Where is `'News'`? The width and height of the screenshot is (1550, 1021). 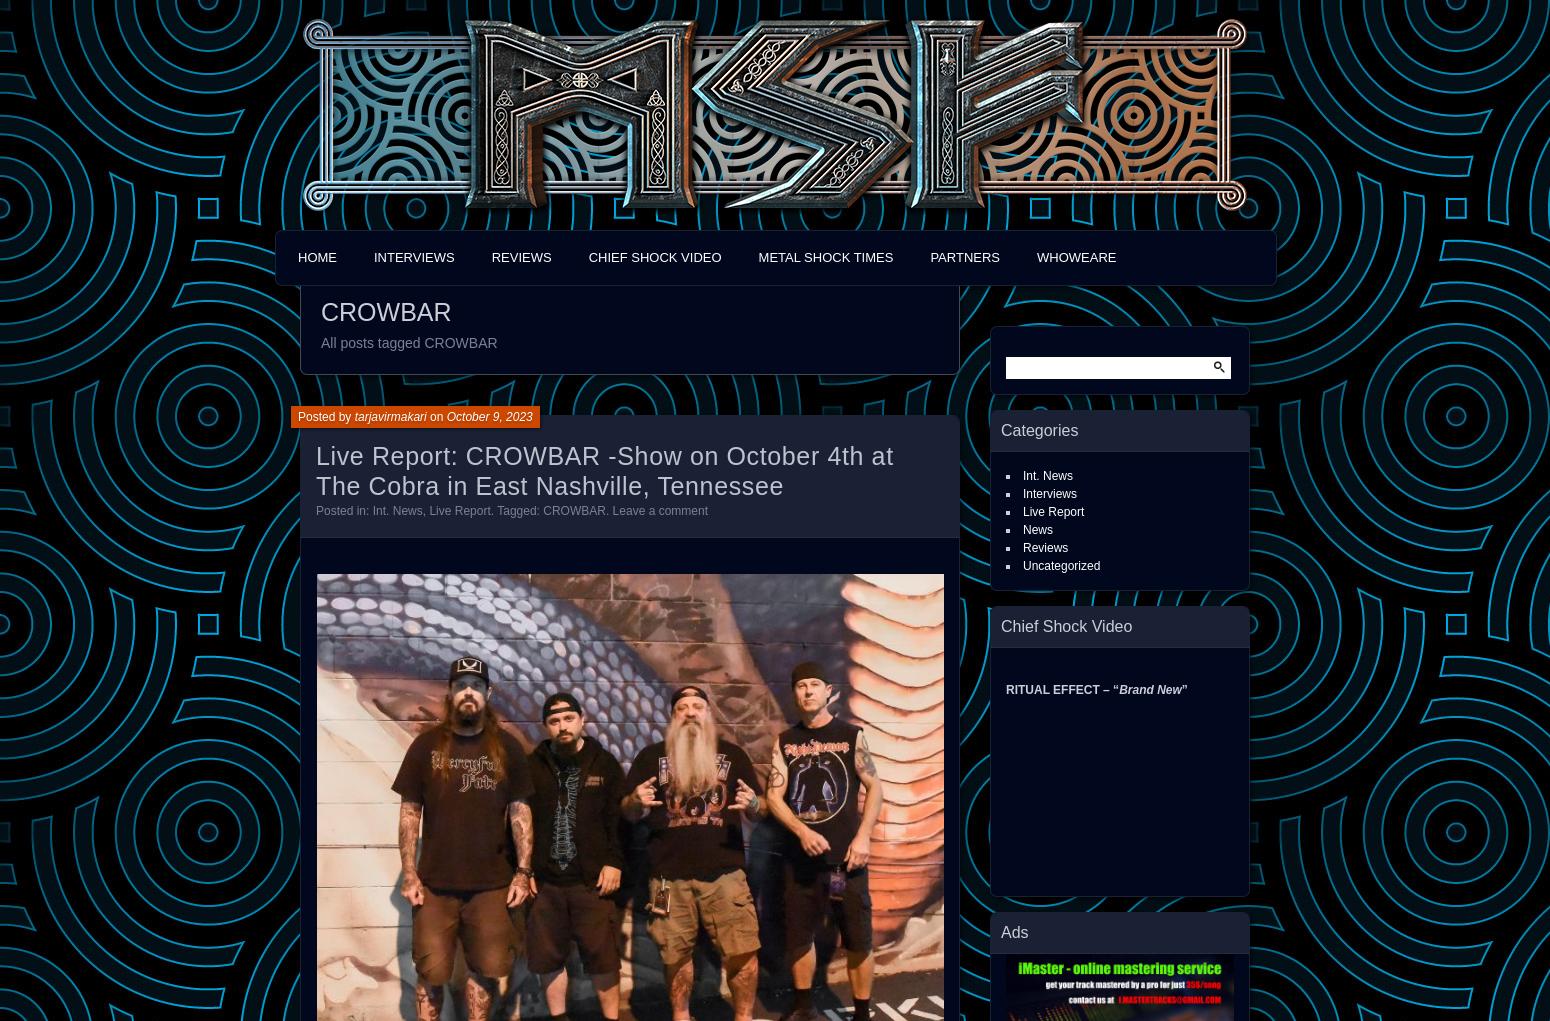
'News' is located at coordinates (1038, 530).